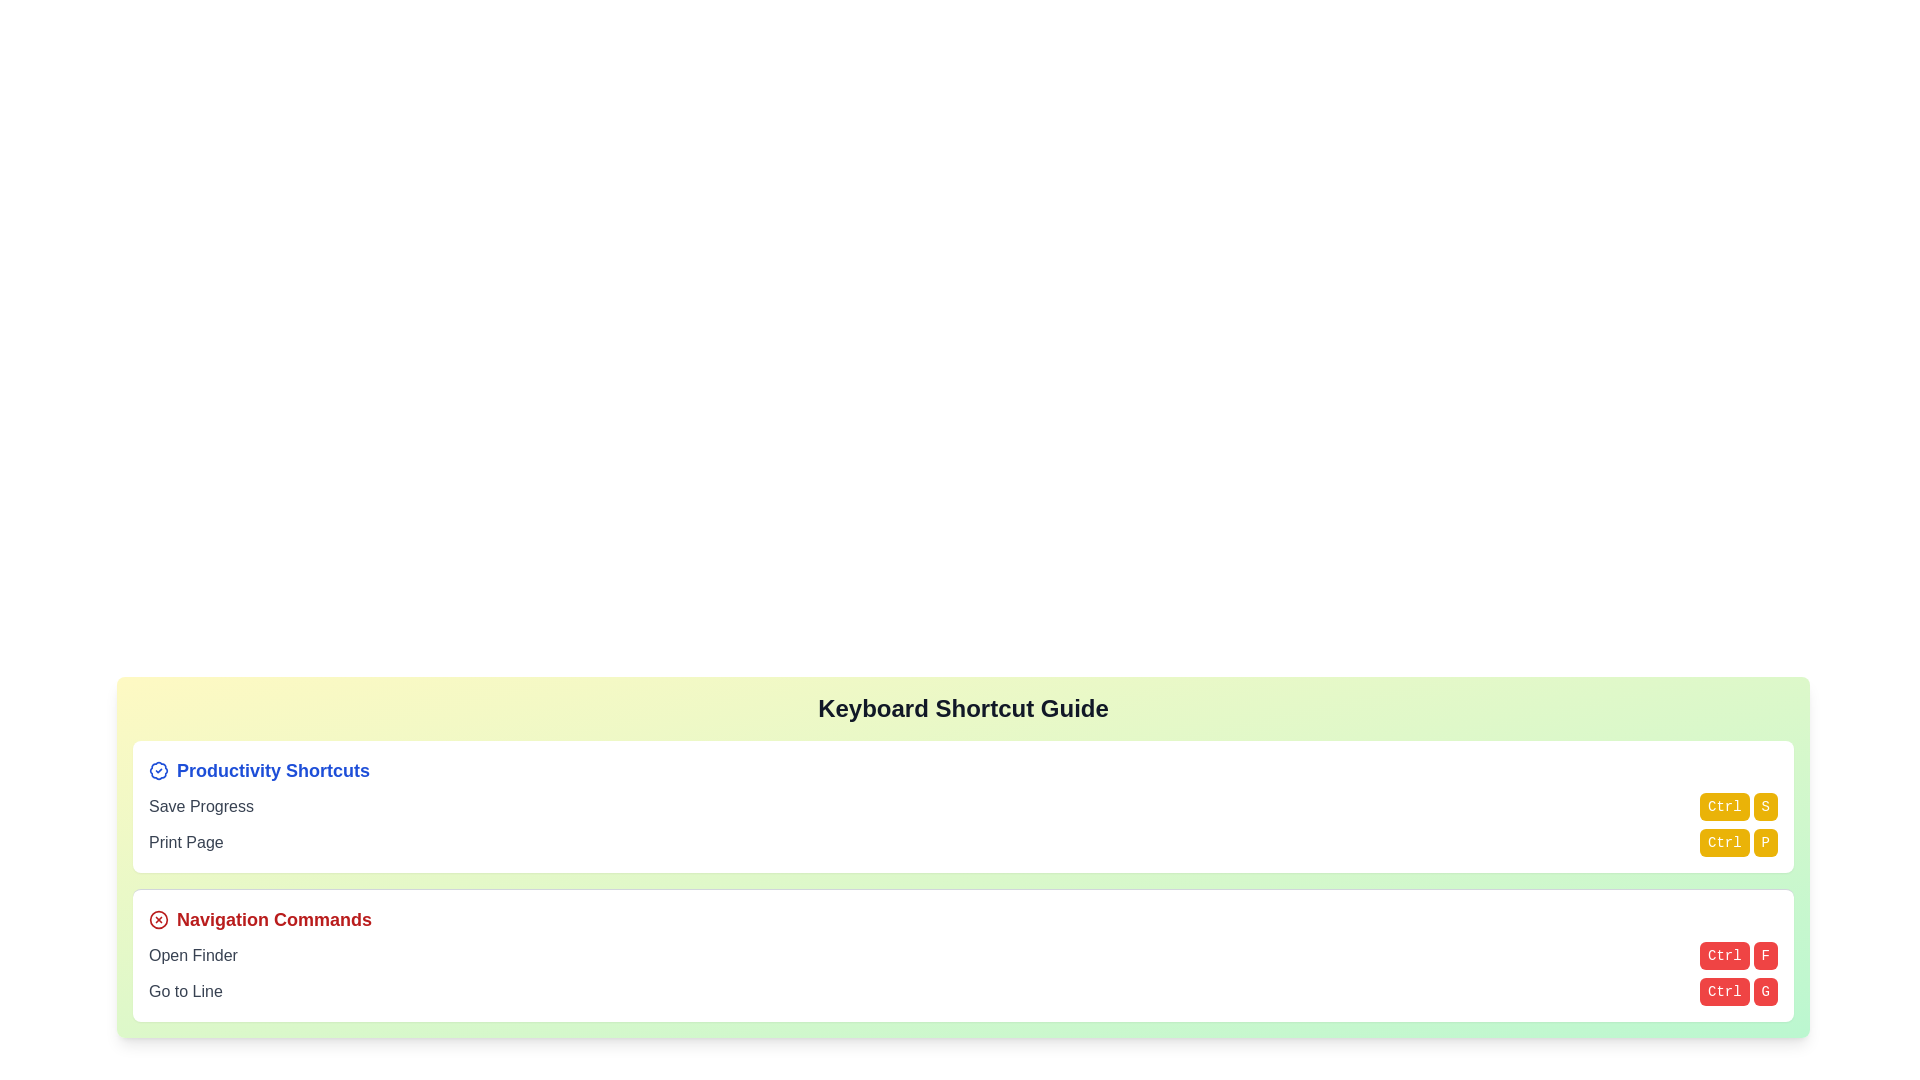 The image size is (1920, 1080). What do you see at coordinates (193, 955) in the screenshot?
I see `the Text Label that indicates the action of opening the Finder application, located in the 'Navigation Commands' section next to the shortcut instructions for Ctrl and F keys` at bounding box center [193, 955].